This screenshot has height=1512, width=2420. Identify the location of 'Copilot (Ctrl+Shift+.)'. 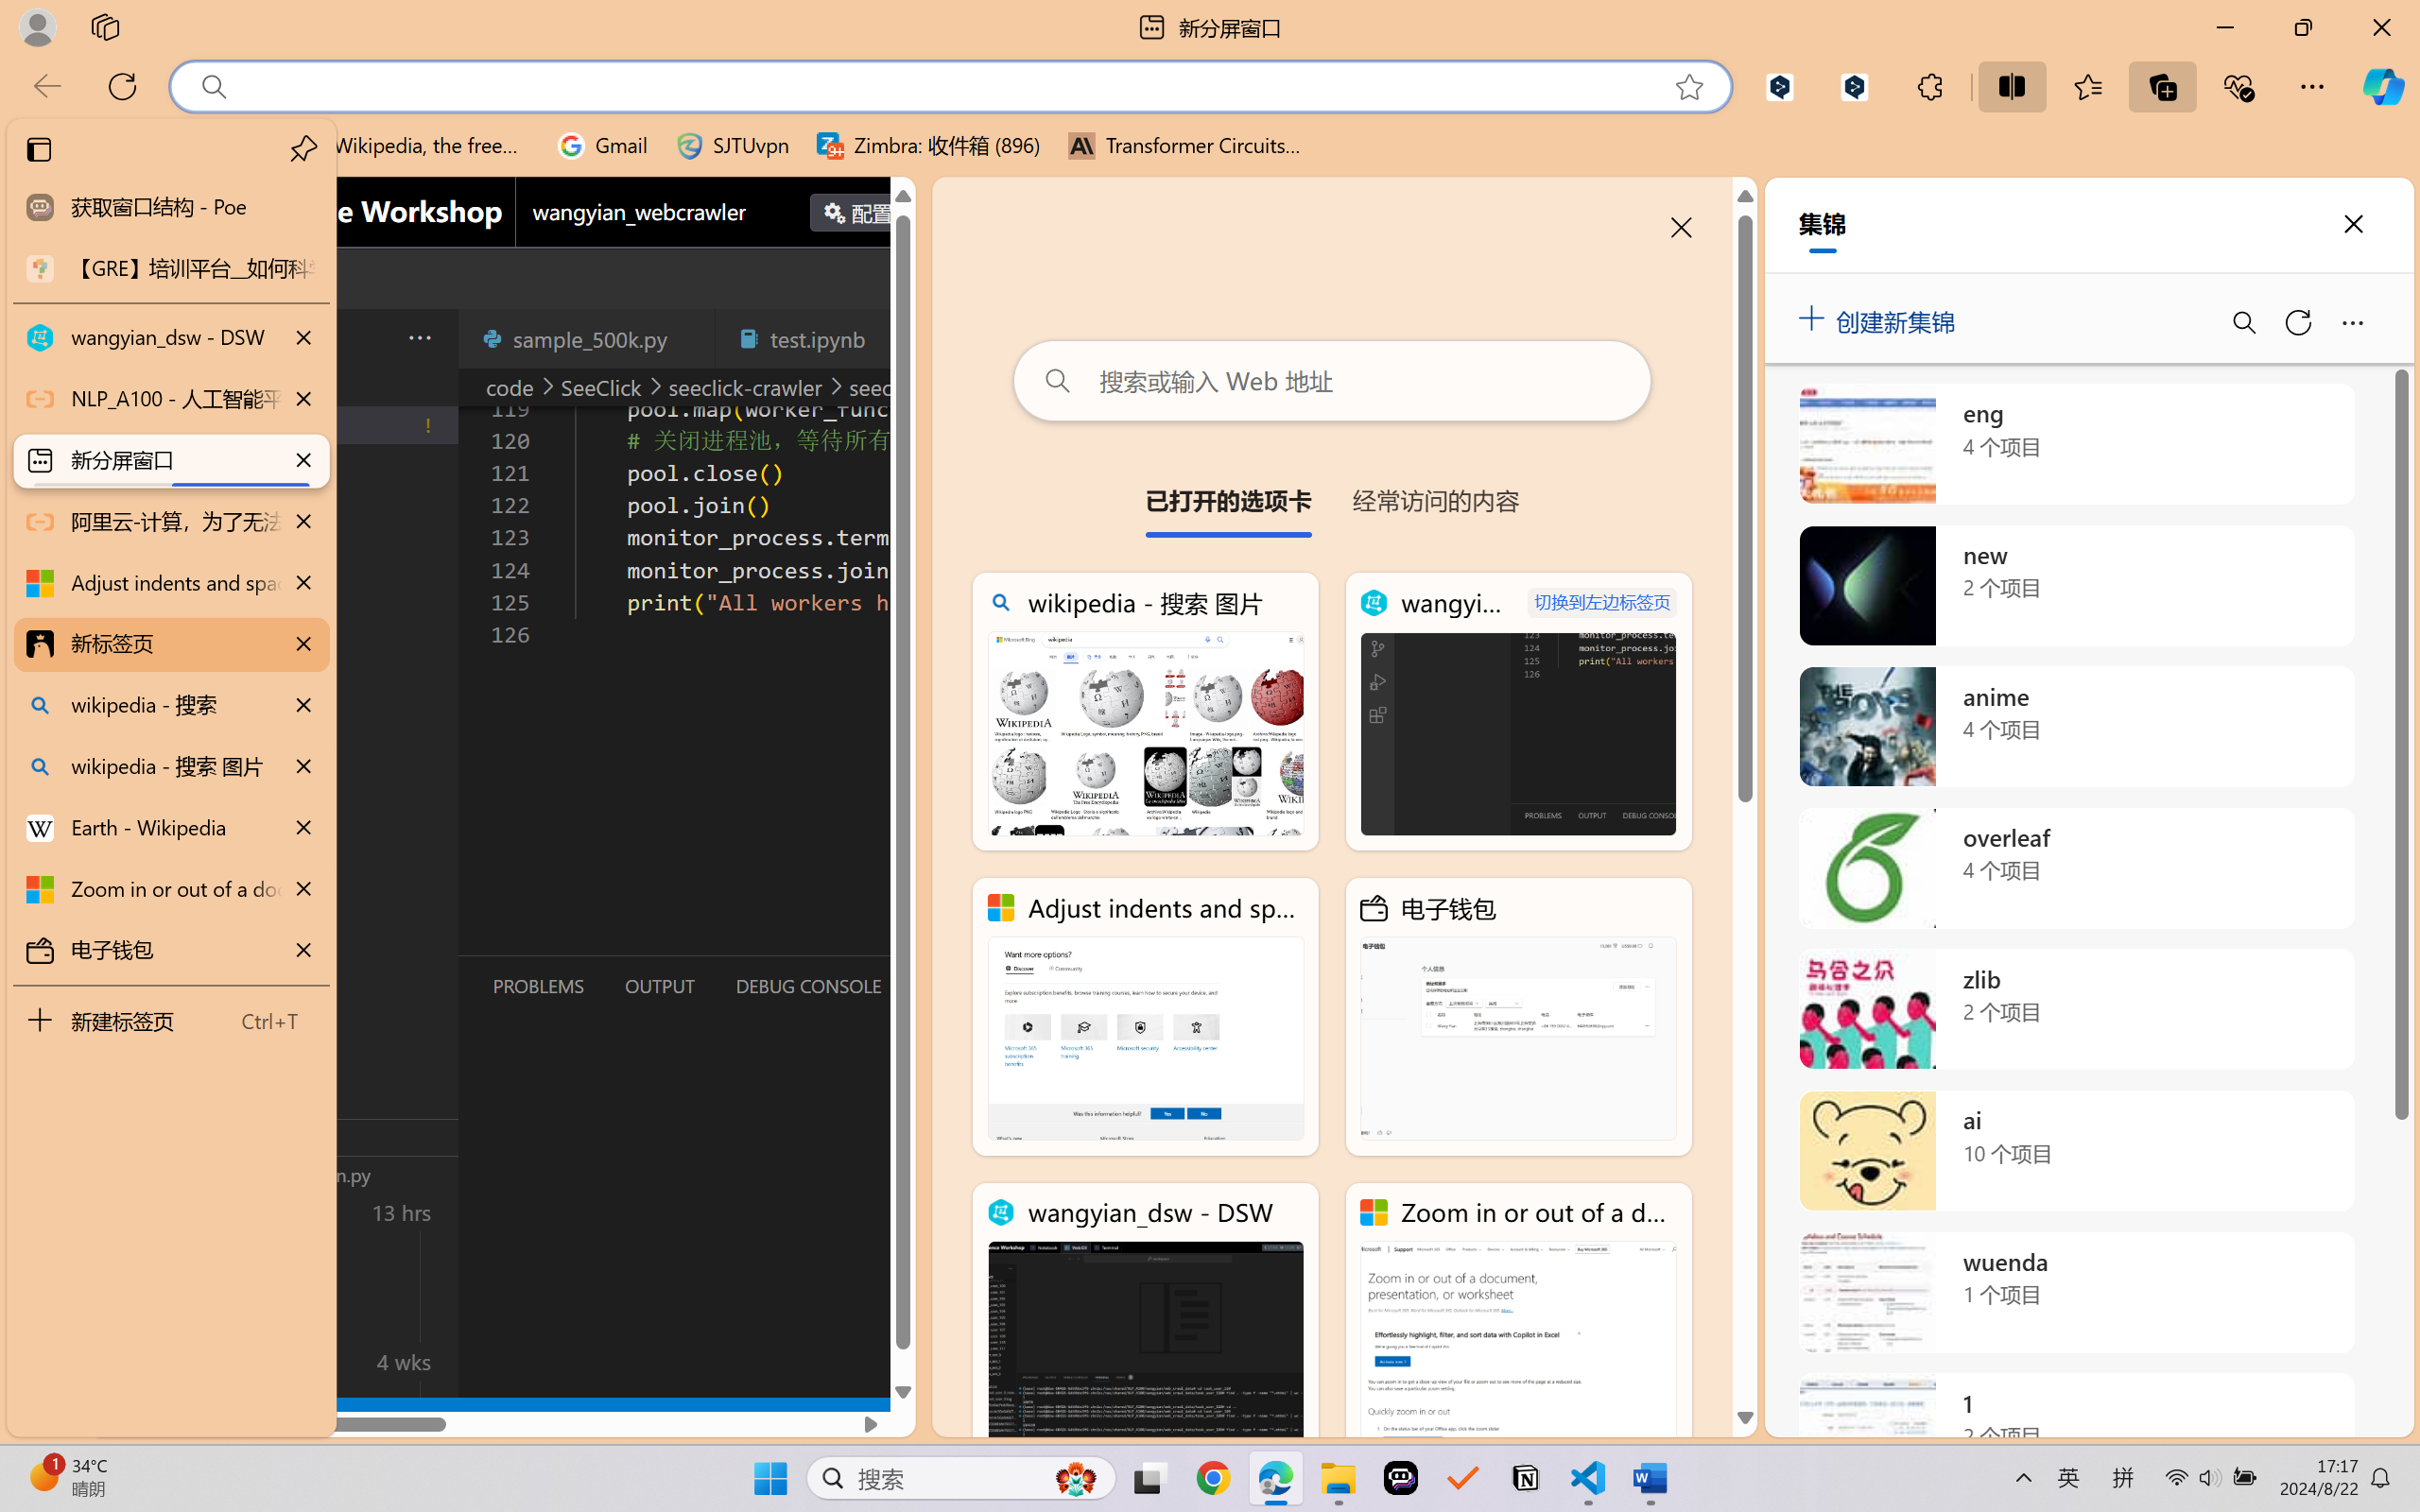
(2383, 86).